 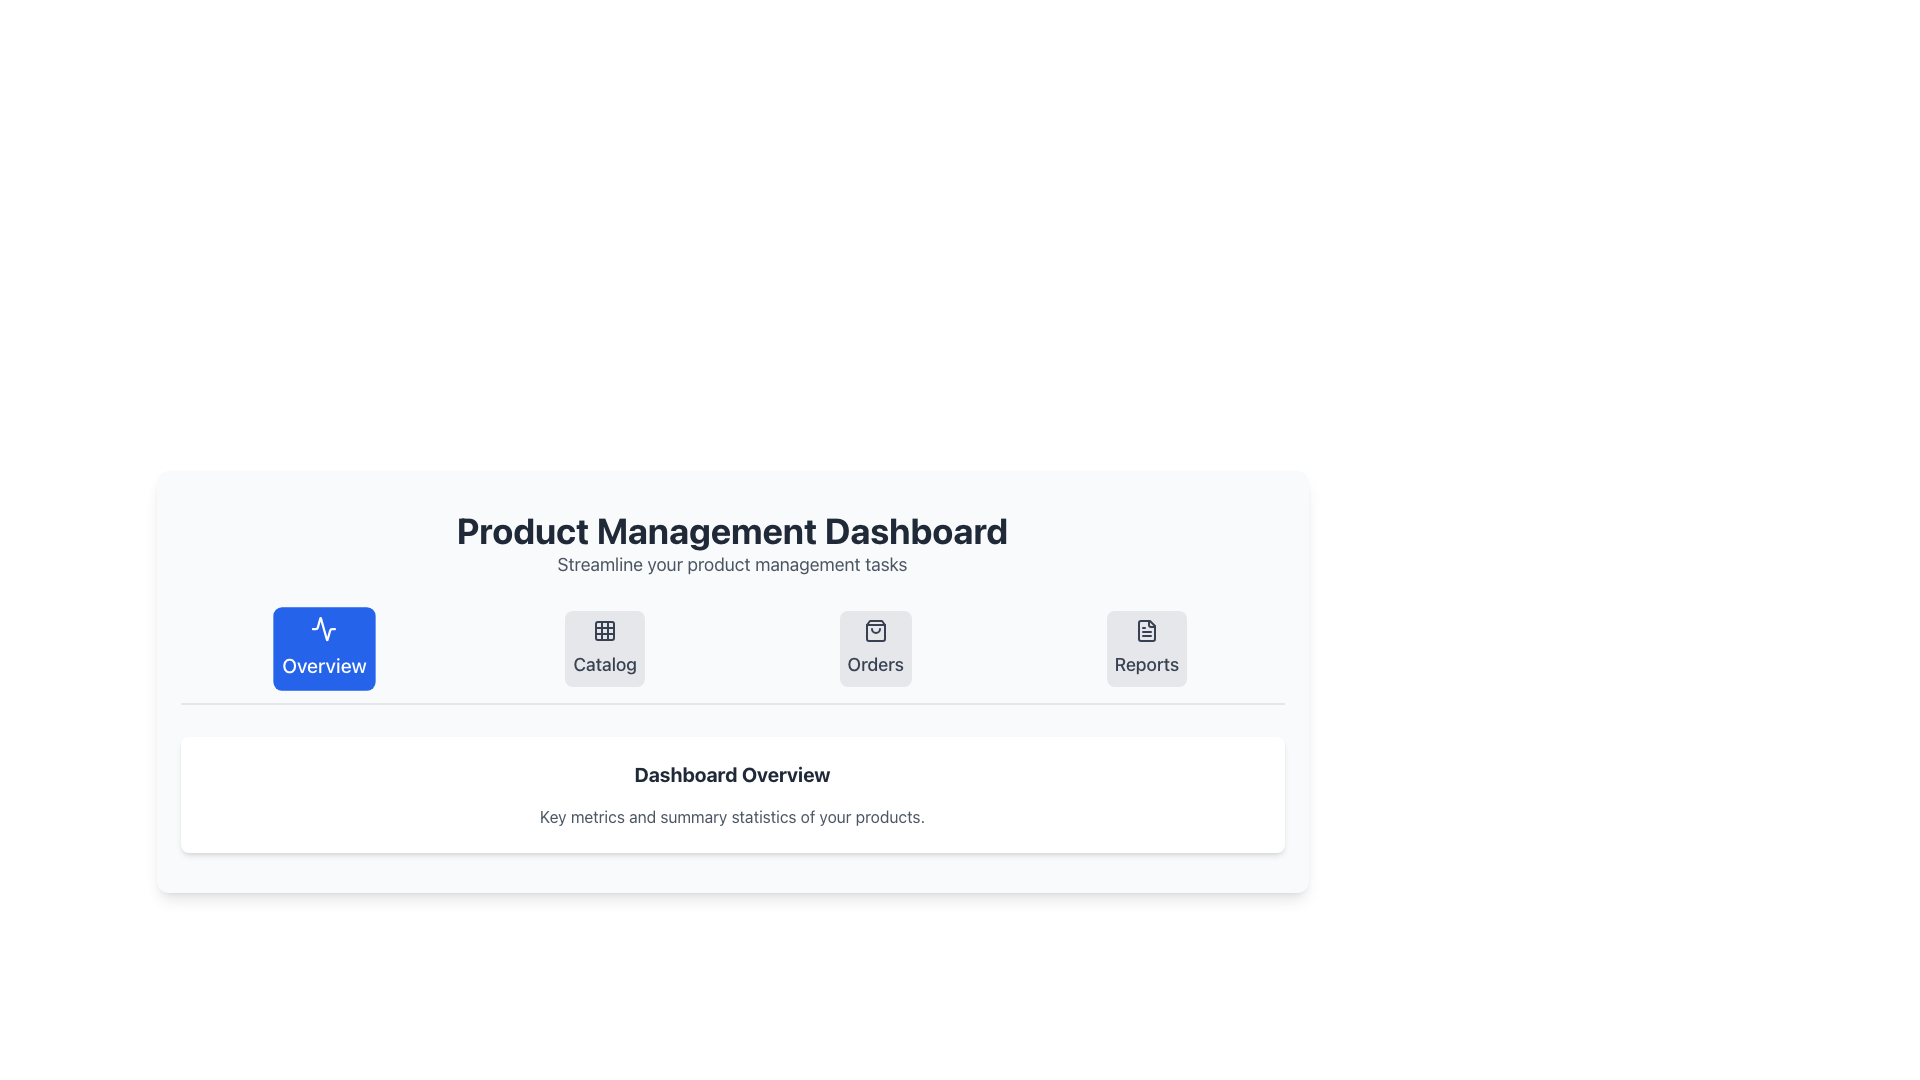 I want to click on the 'Overview' button, which serves as a label indicating its purpose for navigating to the overview section in the Product Management Dashboard, so click(x=324, y=666).